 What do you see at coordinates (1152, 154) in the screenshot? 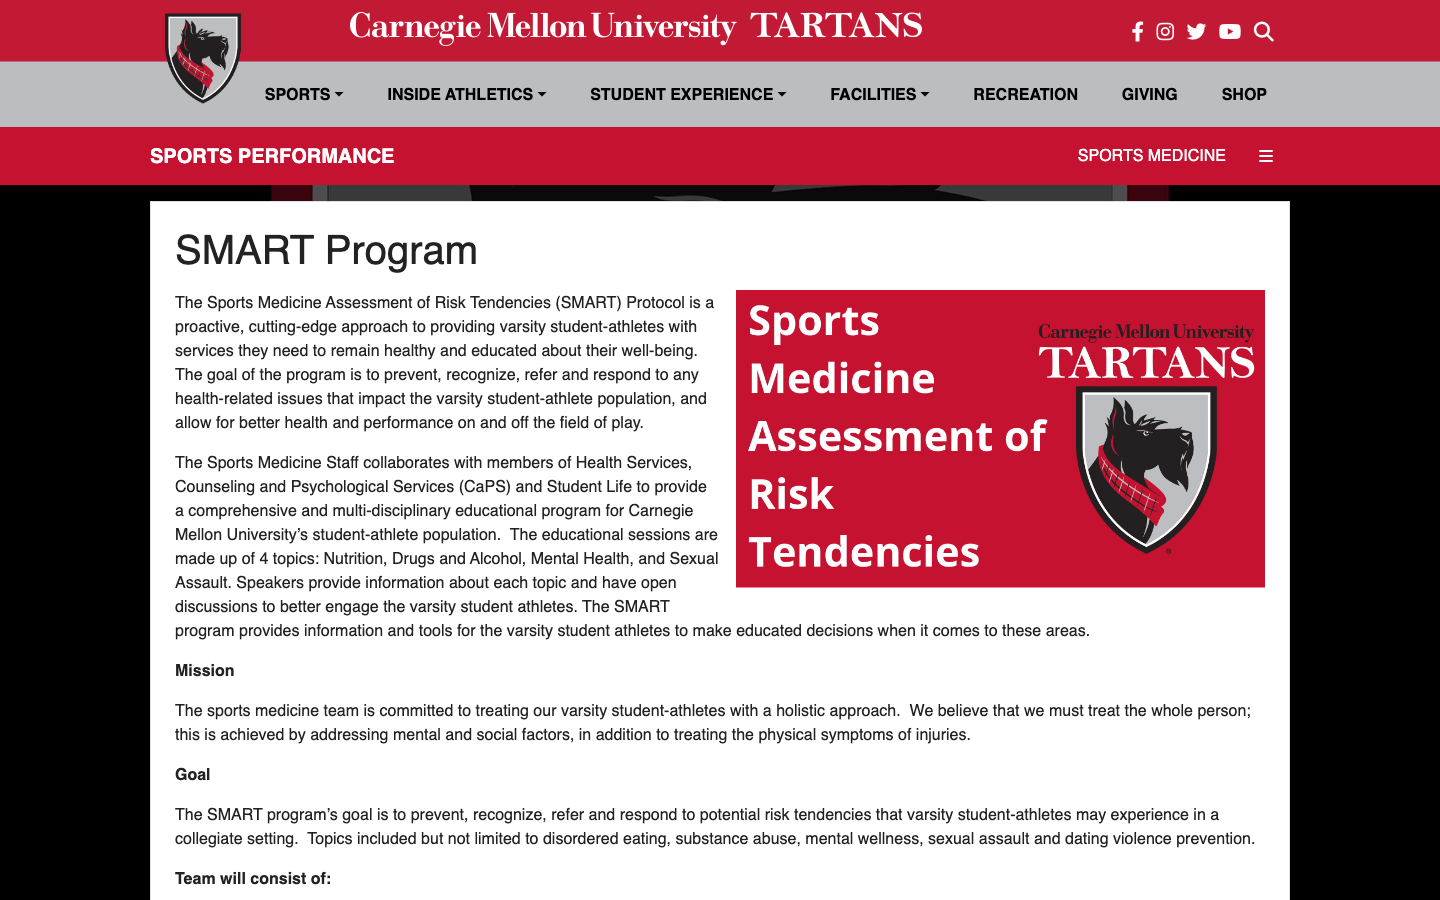
I see `"Sports Medicine" section` at bounding box center [1152, 154].